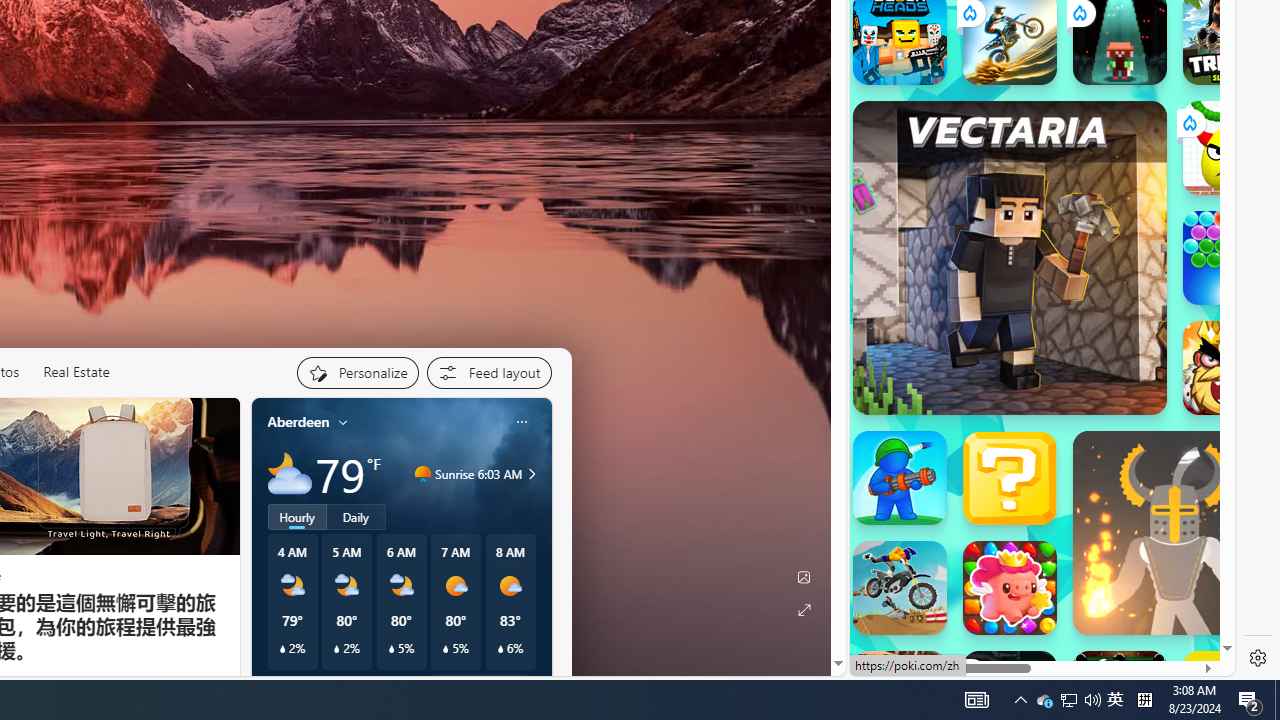  What do you see at coordinates (898, 478) in the screenshot?
I see `'War Master'` at bounding box center [898, 478].